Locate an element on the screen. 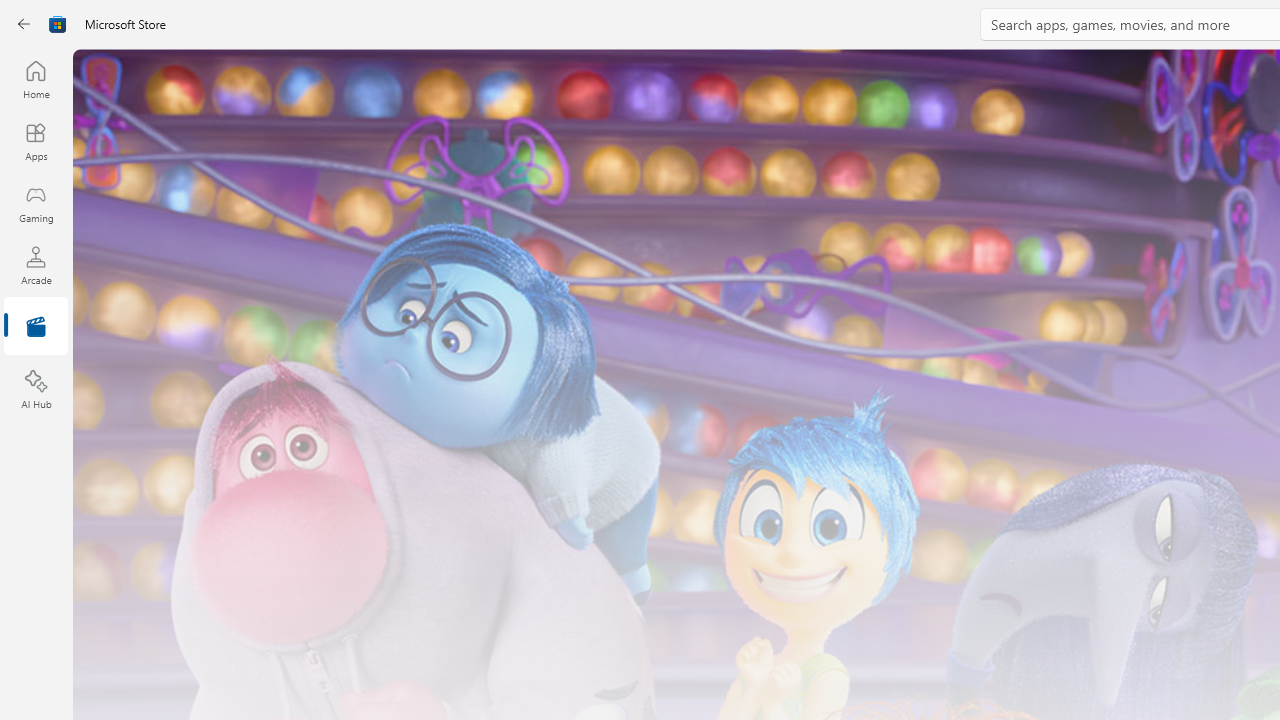 The width and height of the screenshot is (1280, 720). 'Home' is located at coordinates (35, 78).